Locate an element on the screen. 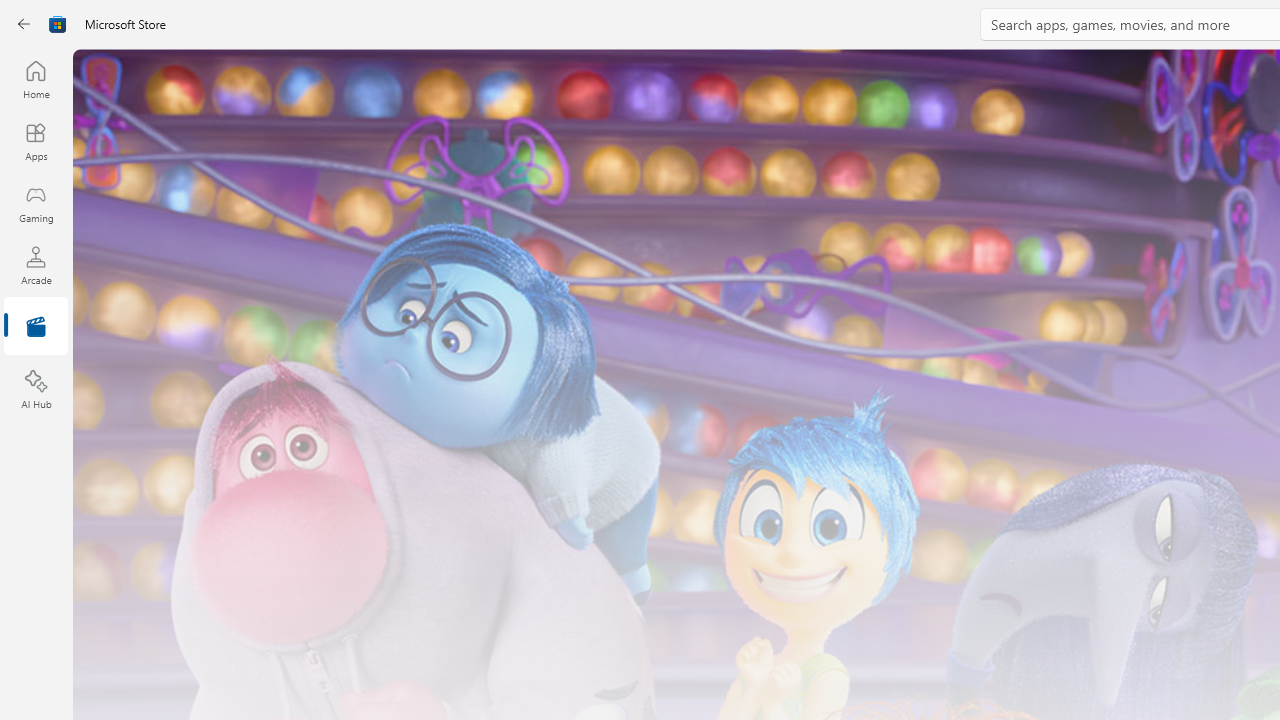 The width and height of the screenshot is (1280, 720). 'Home' is located at coordinates (35, 78).